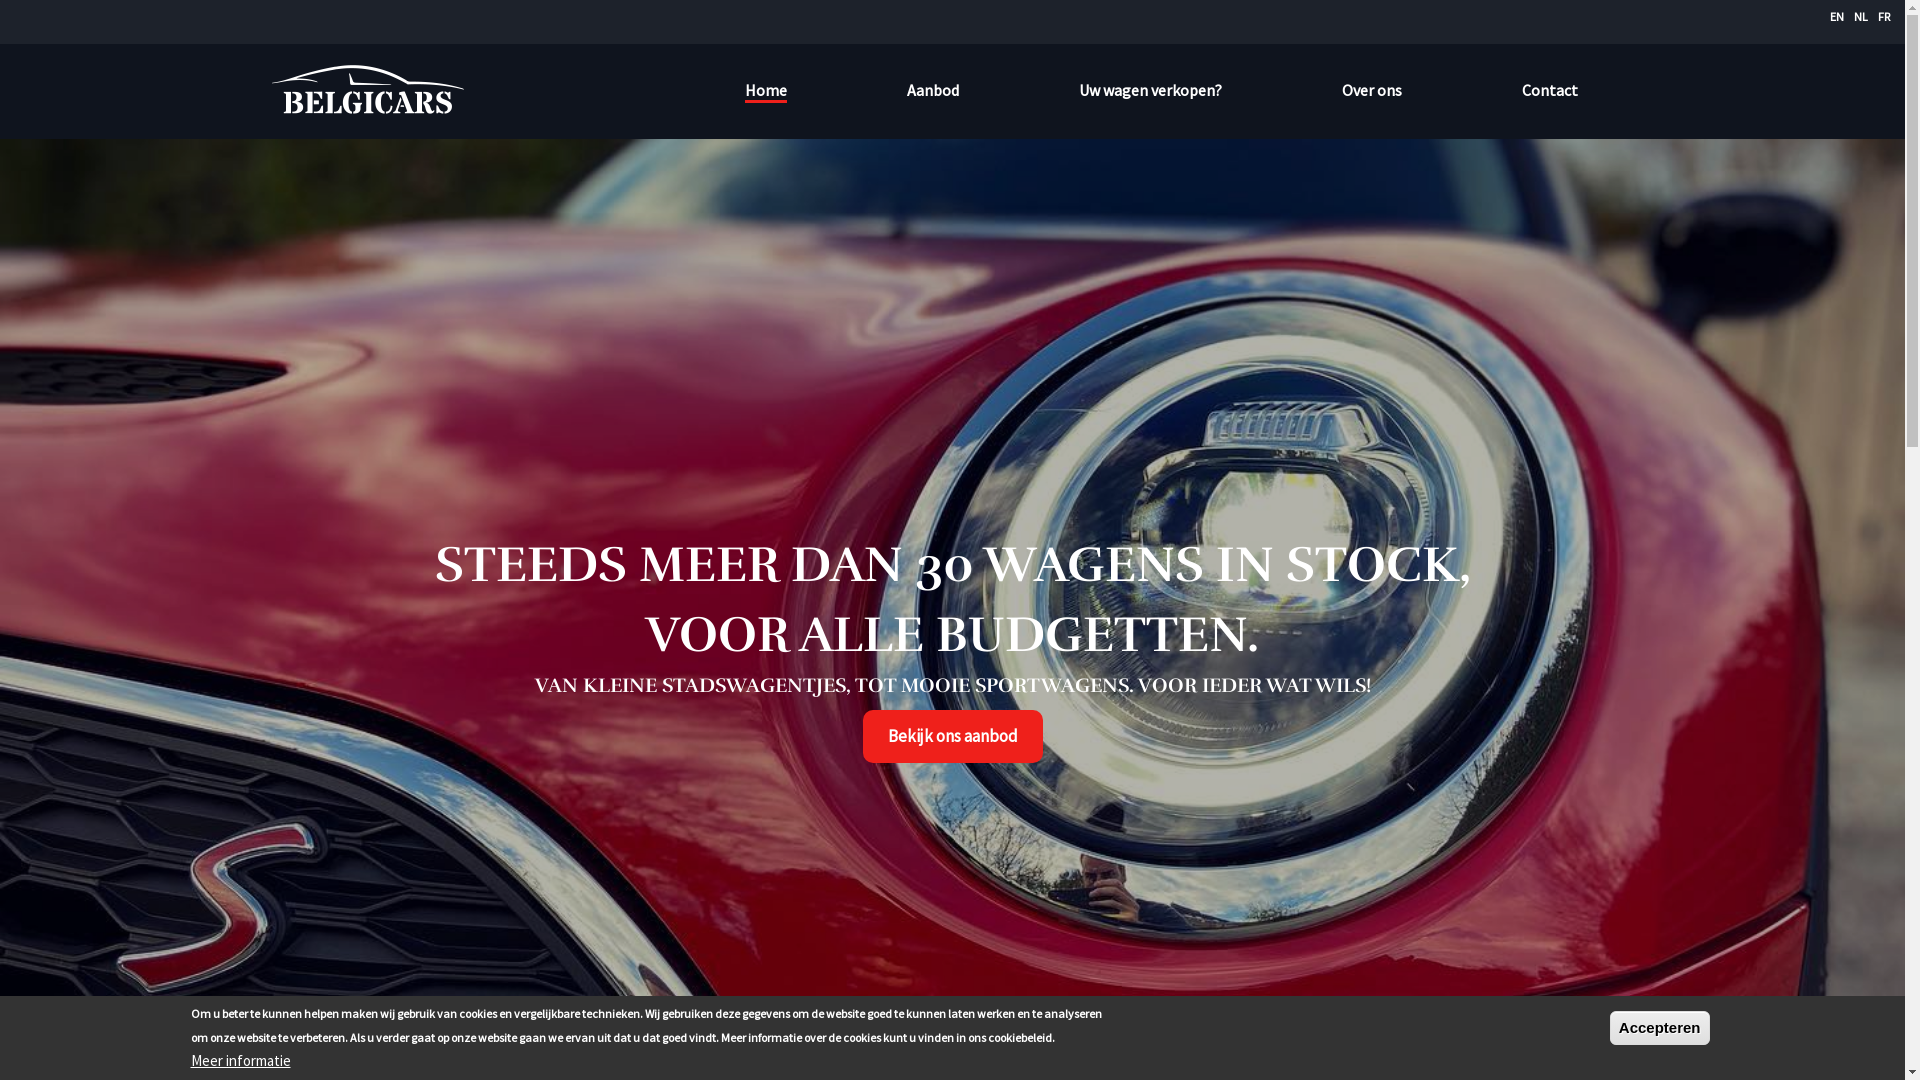 The height and width of the screenshot is (1080, 1920). I want to click on 'Overslaan en naar de inhoud gaan', so click(0, 0).